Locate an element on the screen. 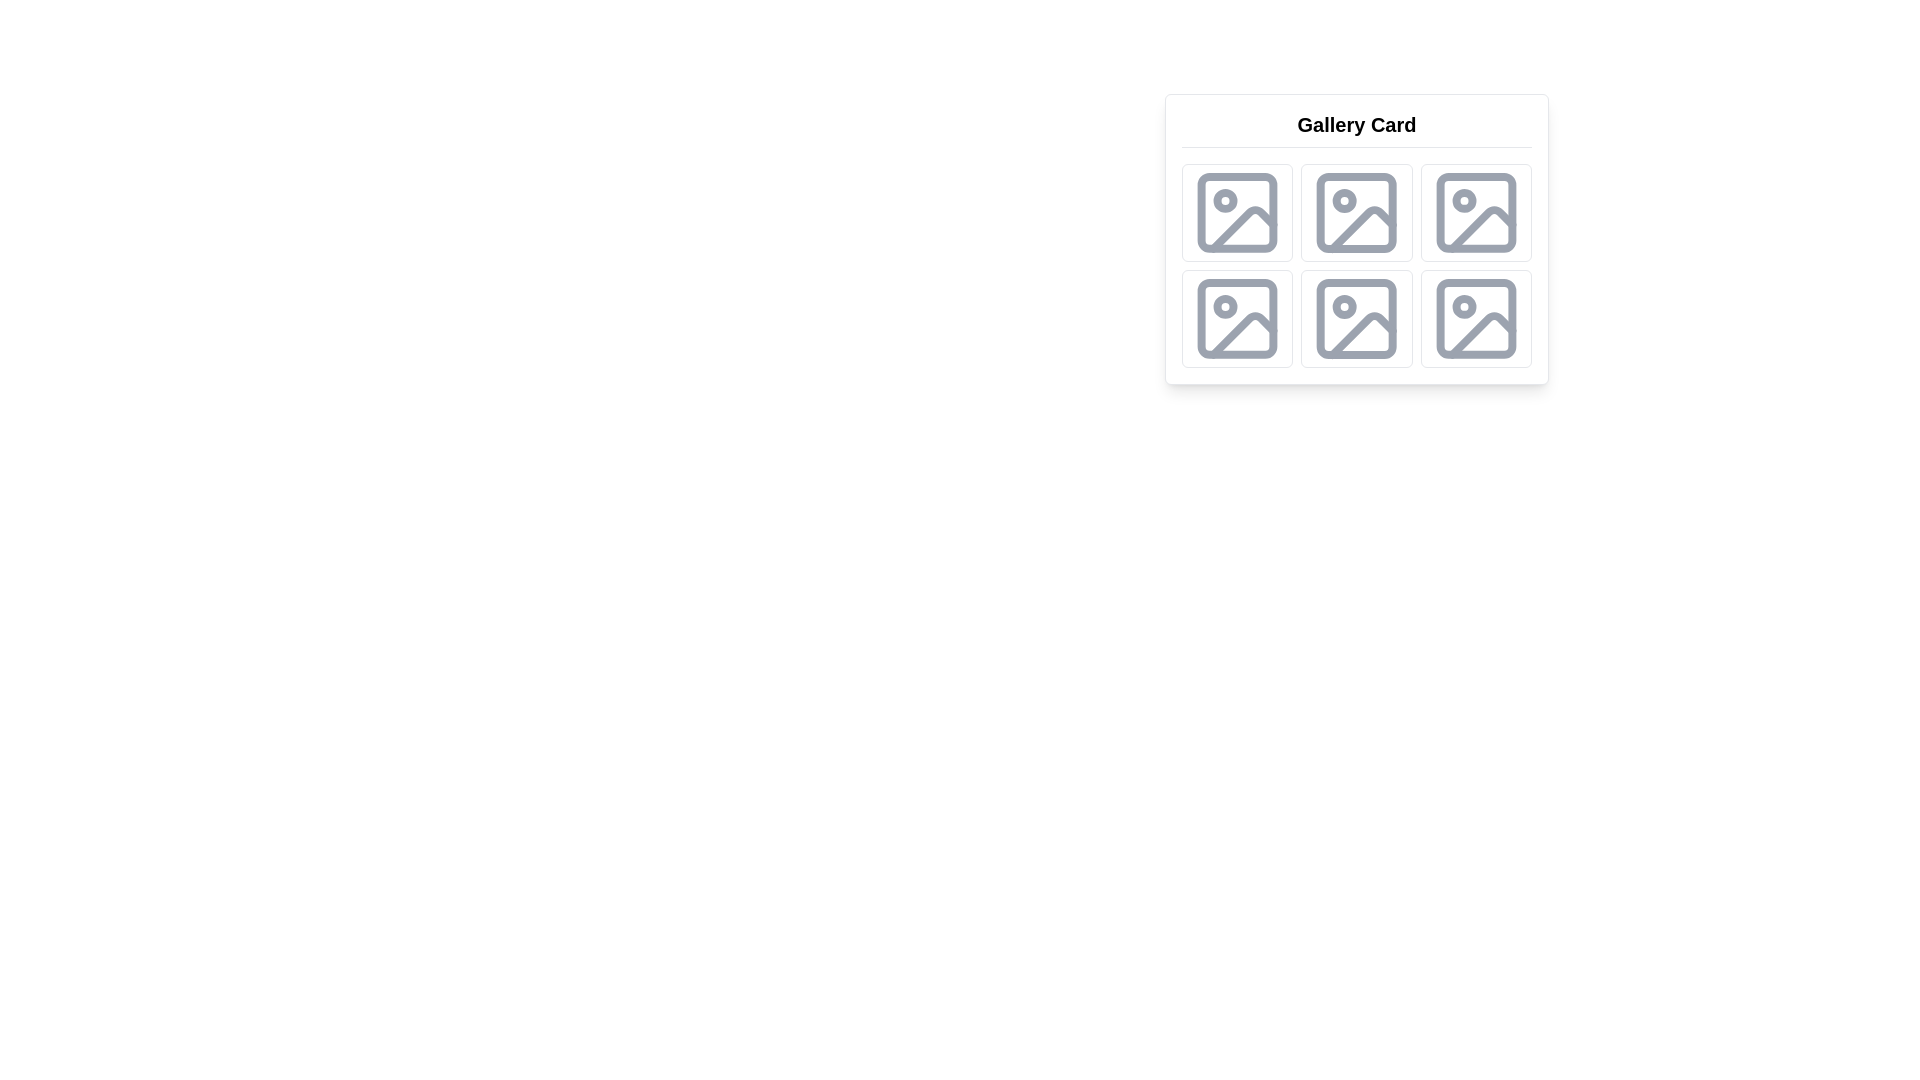  Vector icon or shape that is centrally positioned within the grid of the second row and second column of the gallery card grid is located at coordinates (1357, 212).